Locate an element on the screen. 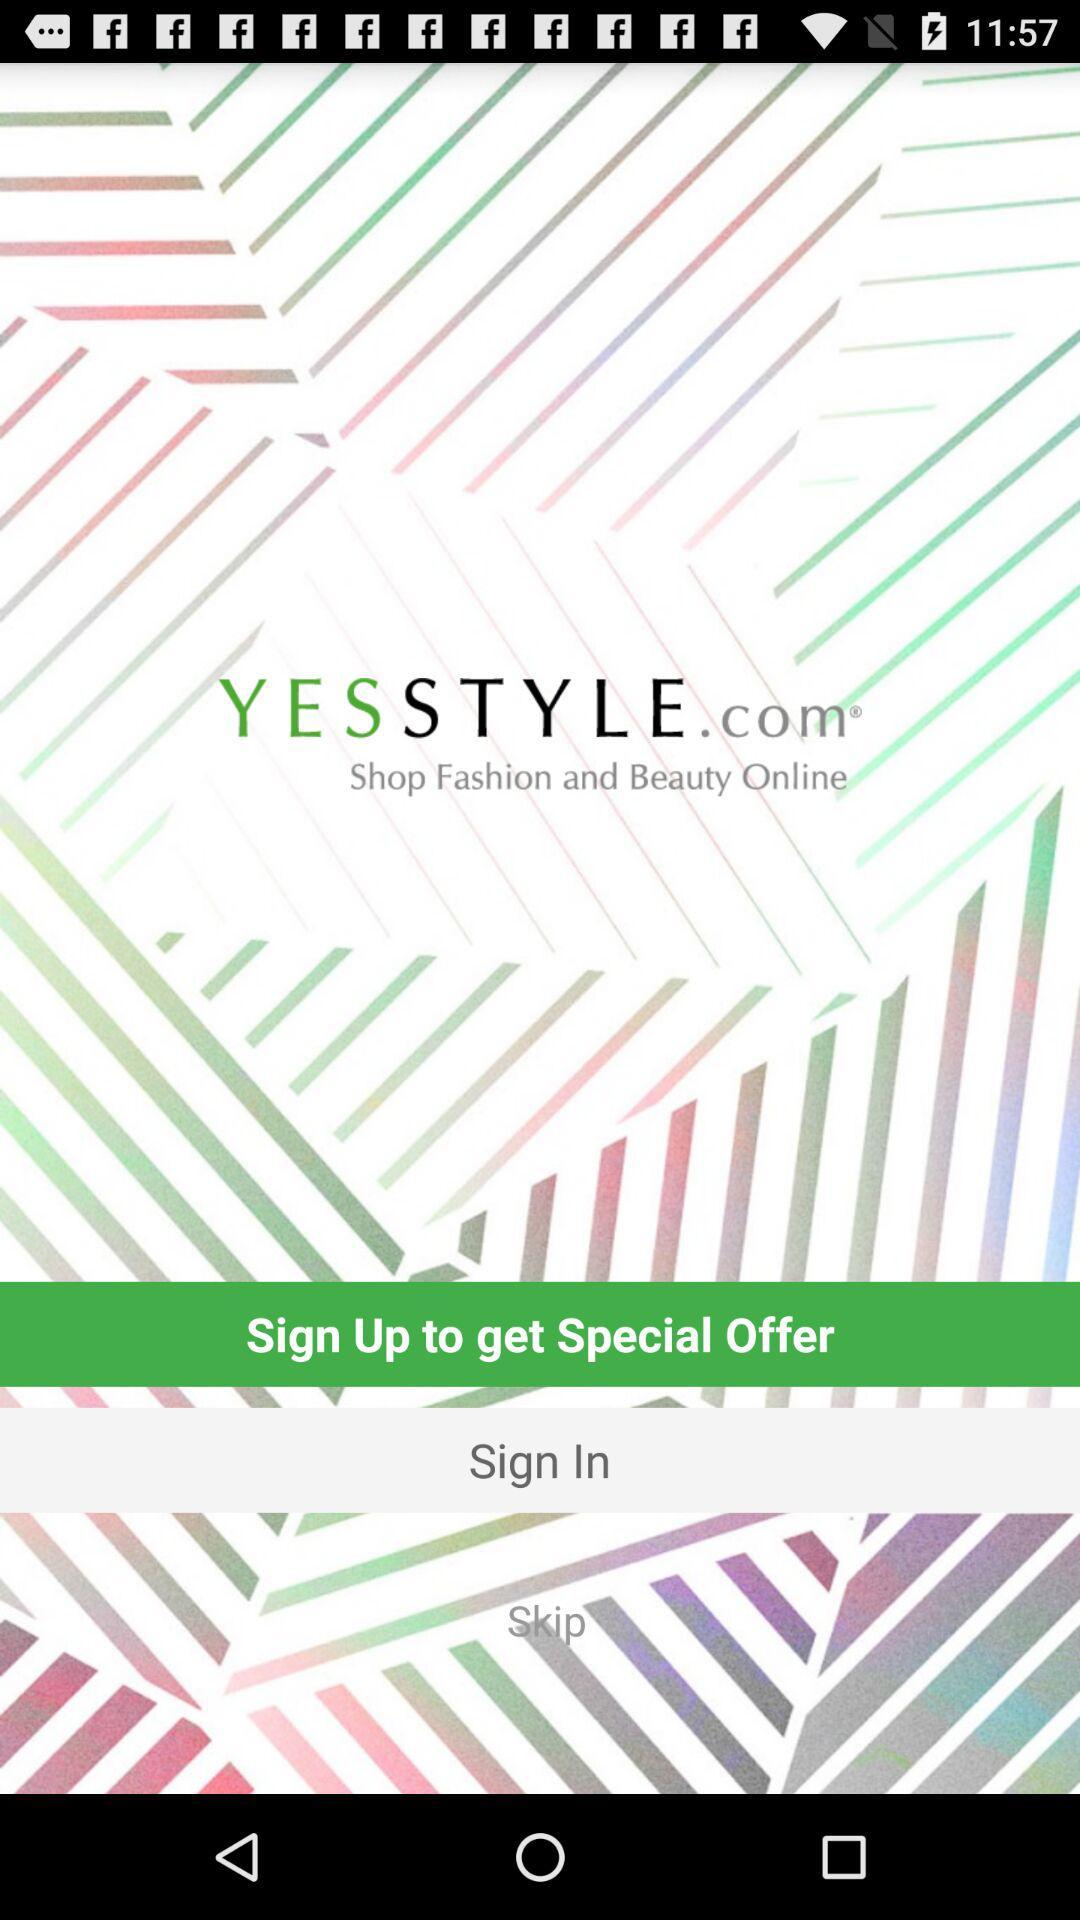 The image size is (1080, 1920). item below sign up to icon is located at coordinates (540, 1460).